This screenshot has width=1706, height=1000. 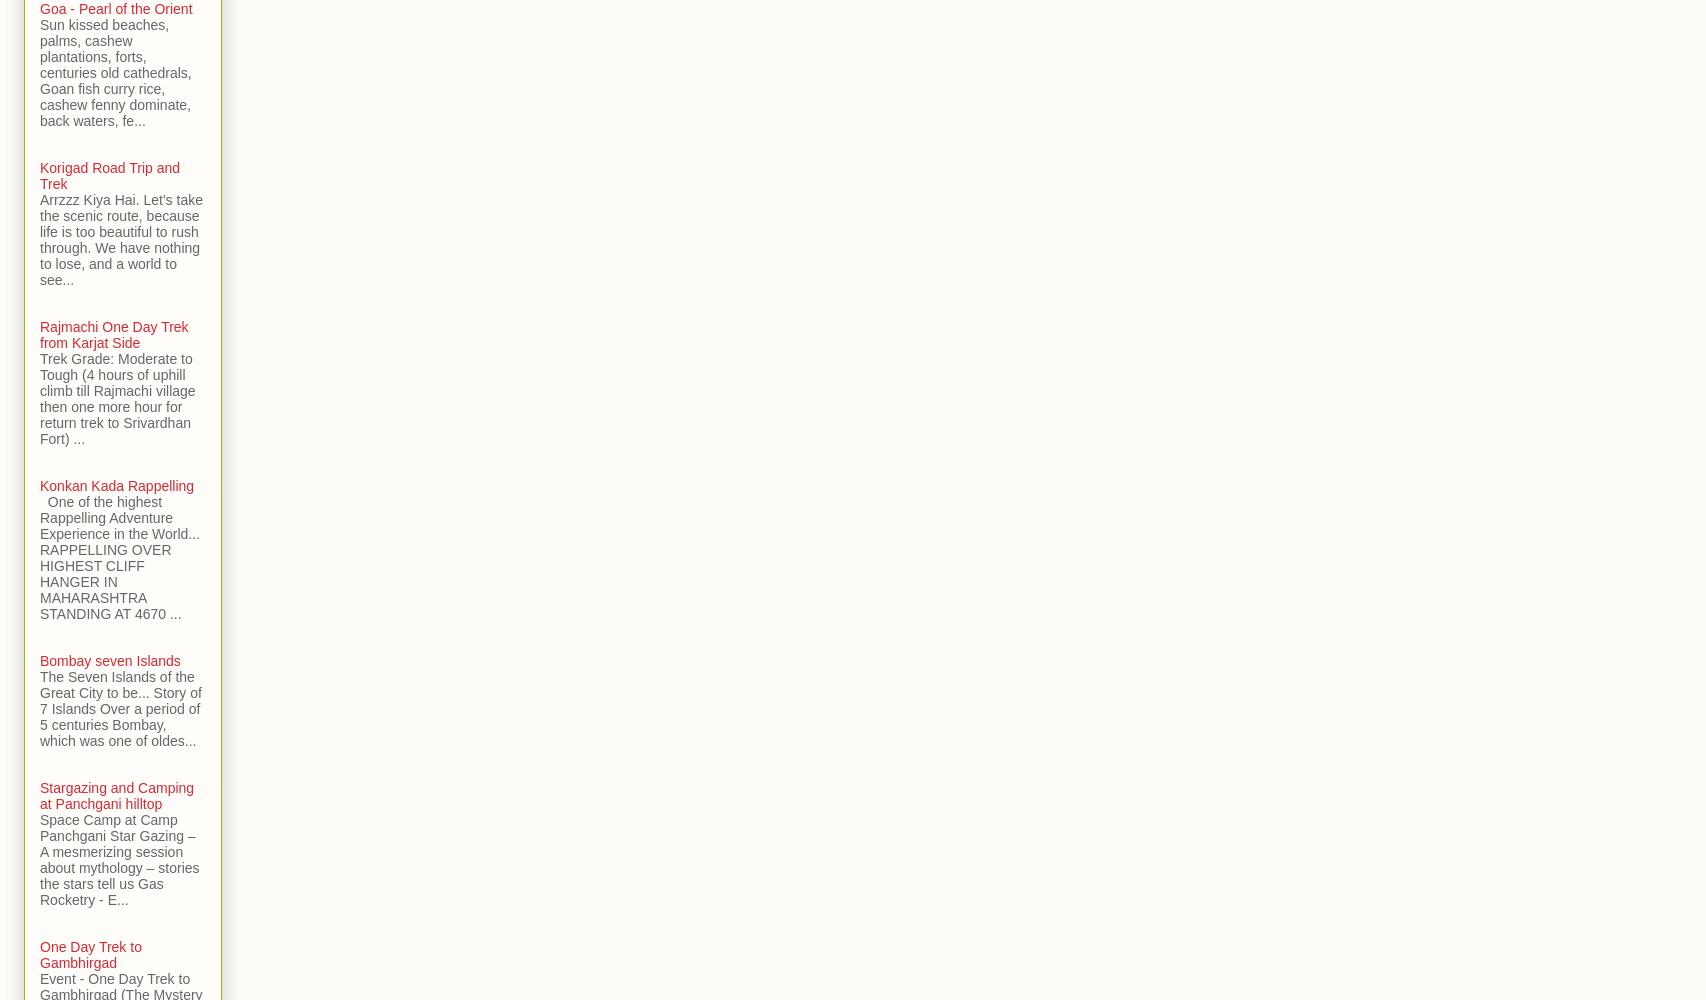 What do you see at coordinates (90, 954) in the screenshot?
I see `'One Day Trek to Gambhirgad'` at bounding box center [90, 954].